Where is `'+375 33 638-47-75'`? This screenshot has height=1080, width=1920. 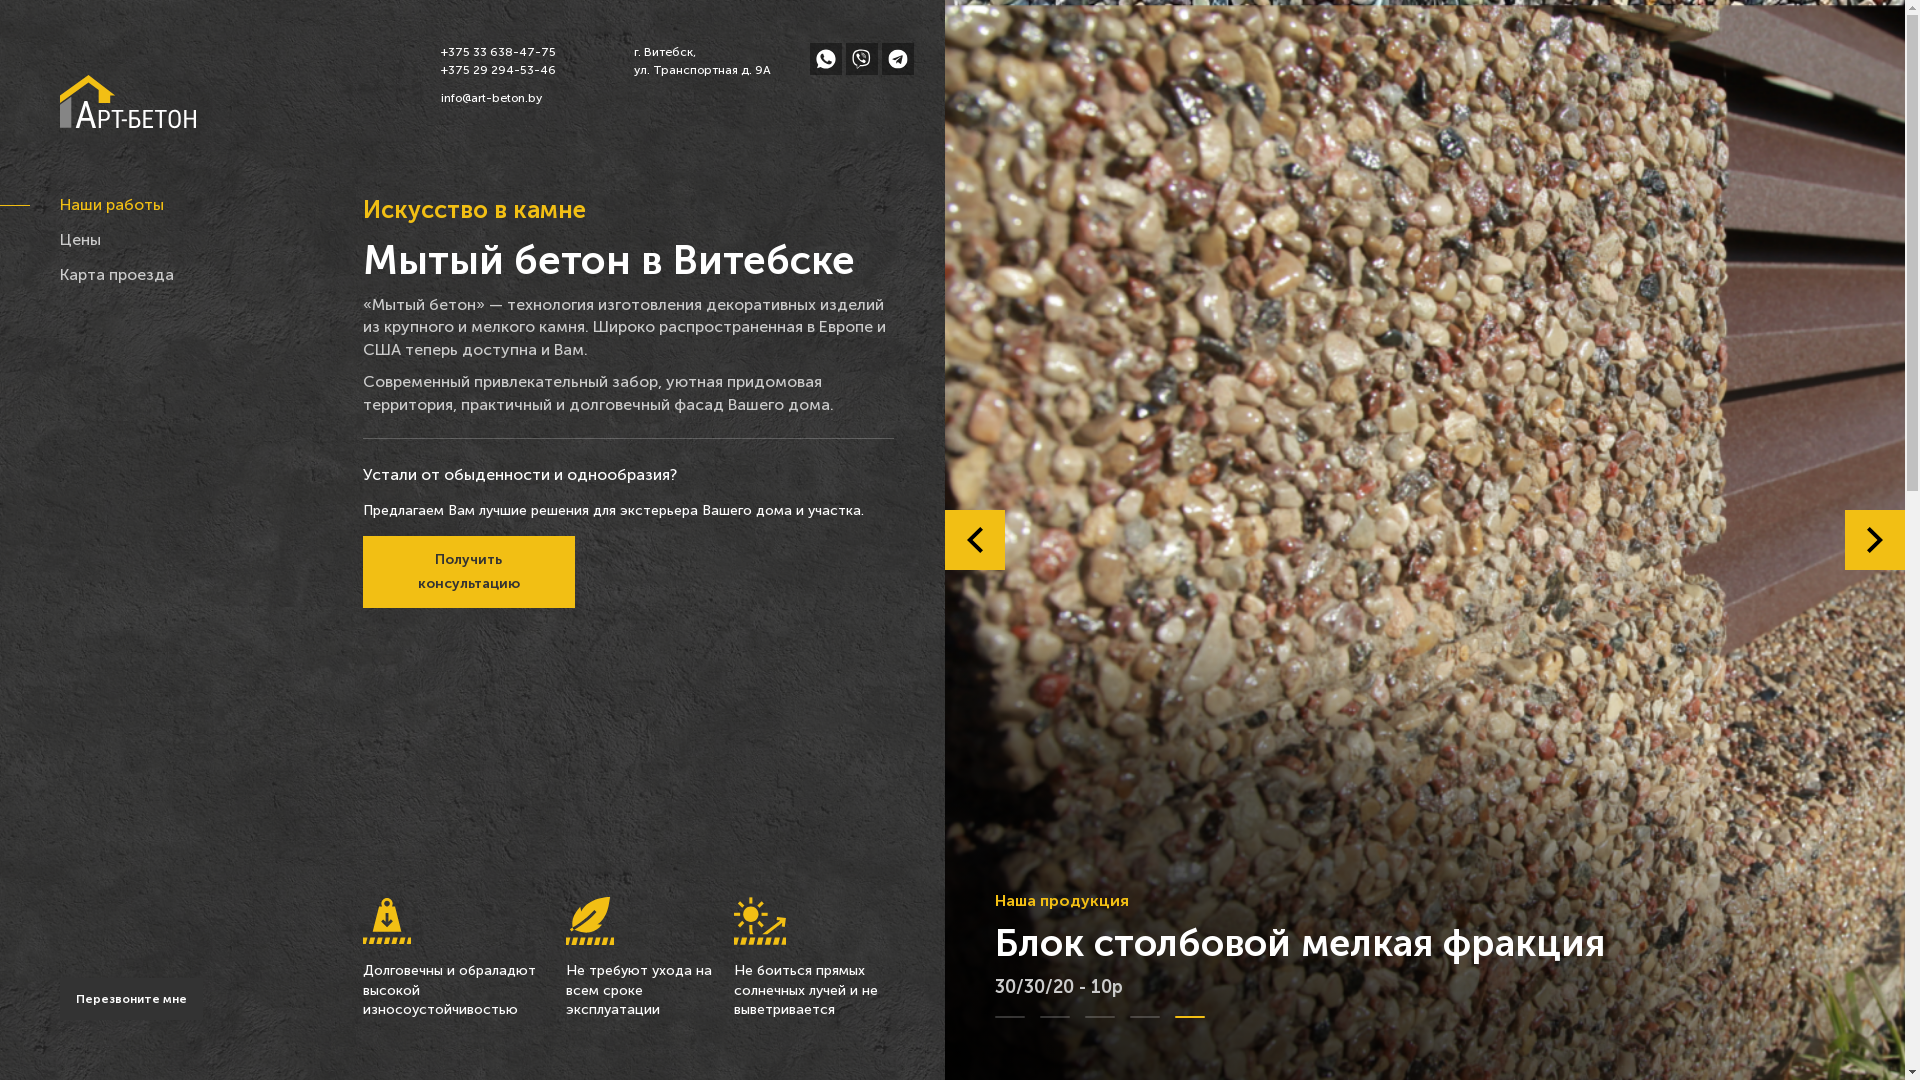
'+375 33 638-47-75' is located at coordinates (439, 50).